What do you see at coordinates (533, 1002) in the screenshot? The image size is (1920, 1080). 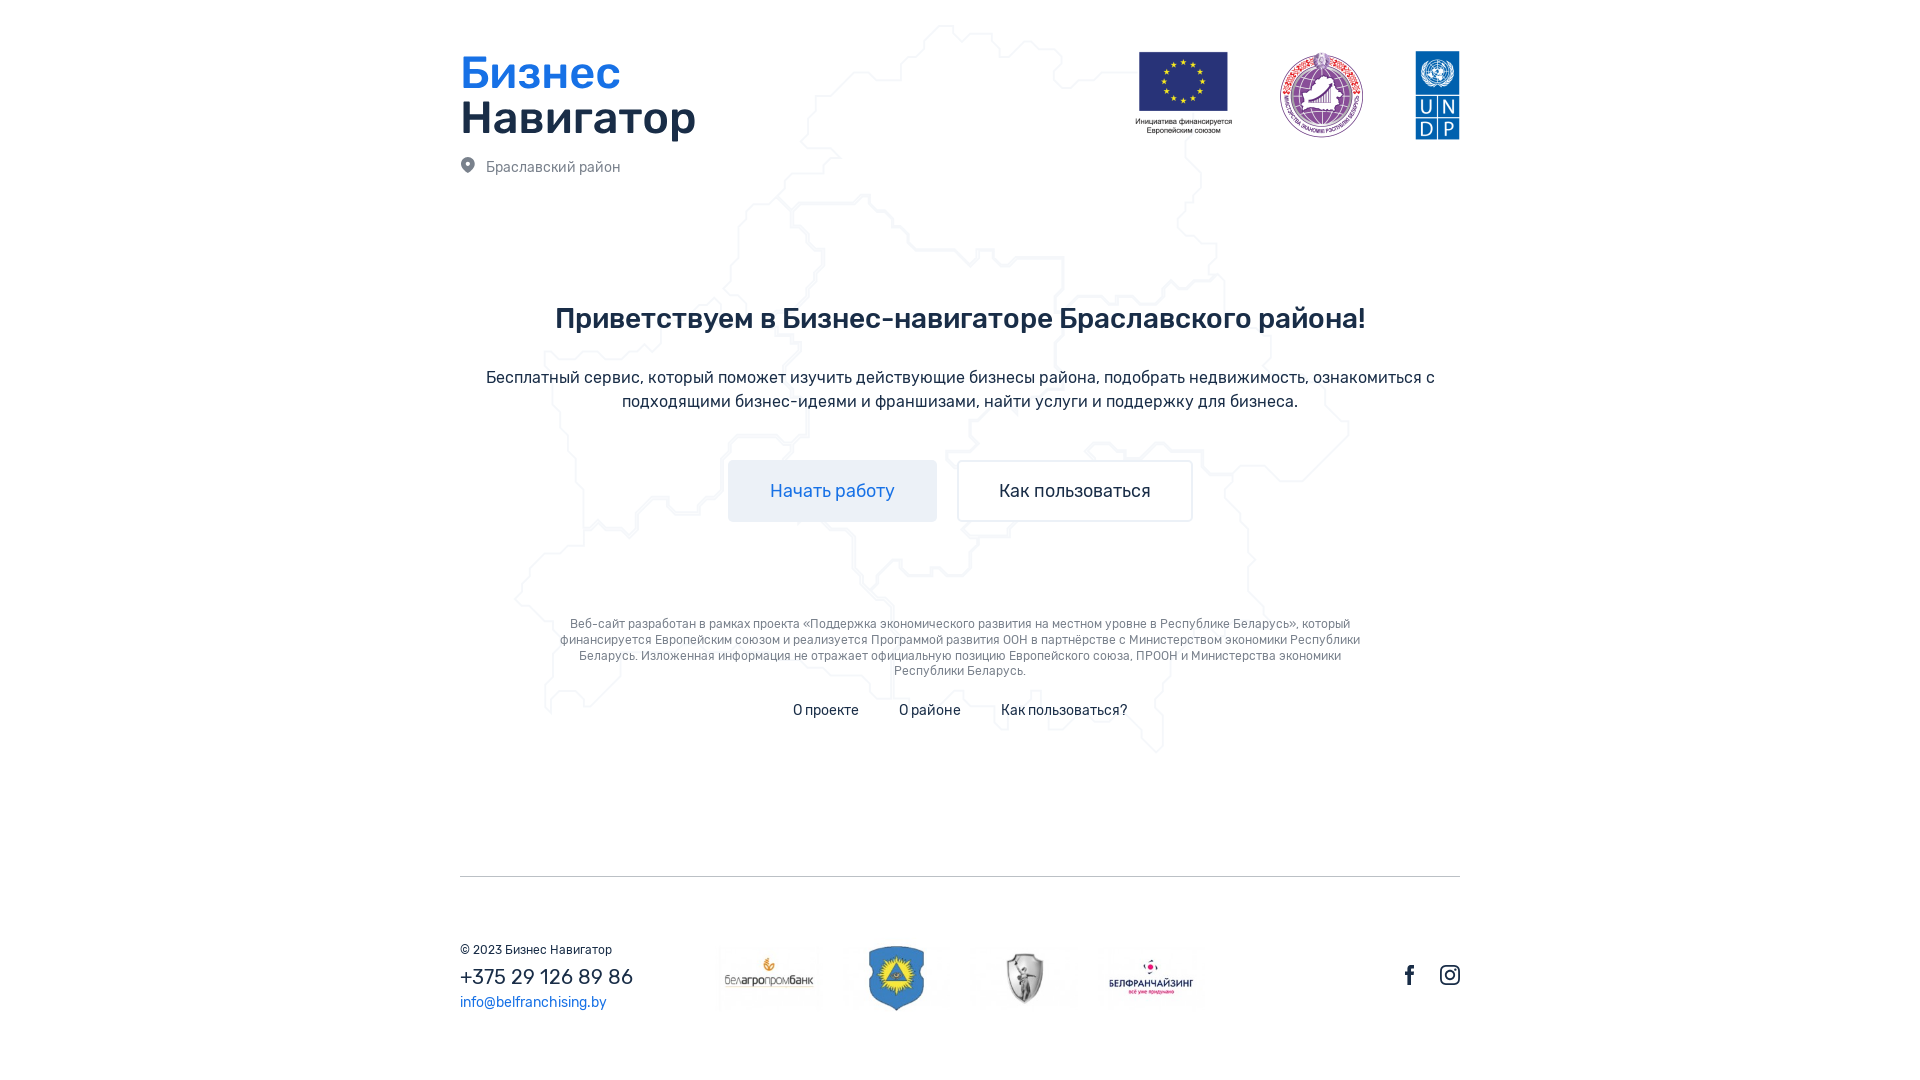 I see `'info@belfranchising.by'` at bounding box center [533, 1002].